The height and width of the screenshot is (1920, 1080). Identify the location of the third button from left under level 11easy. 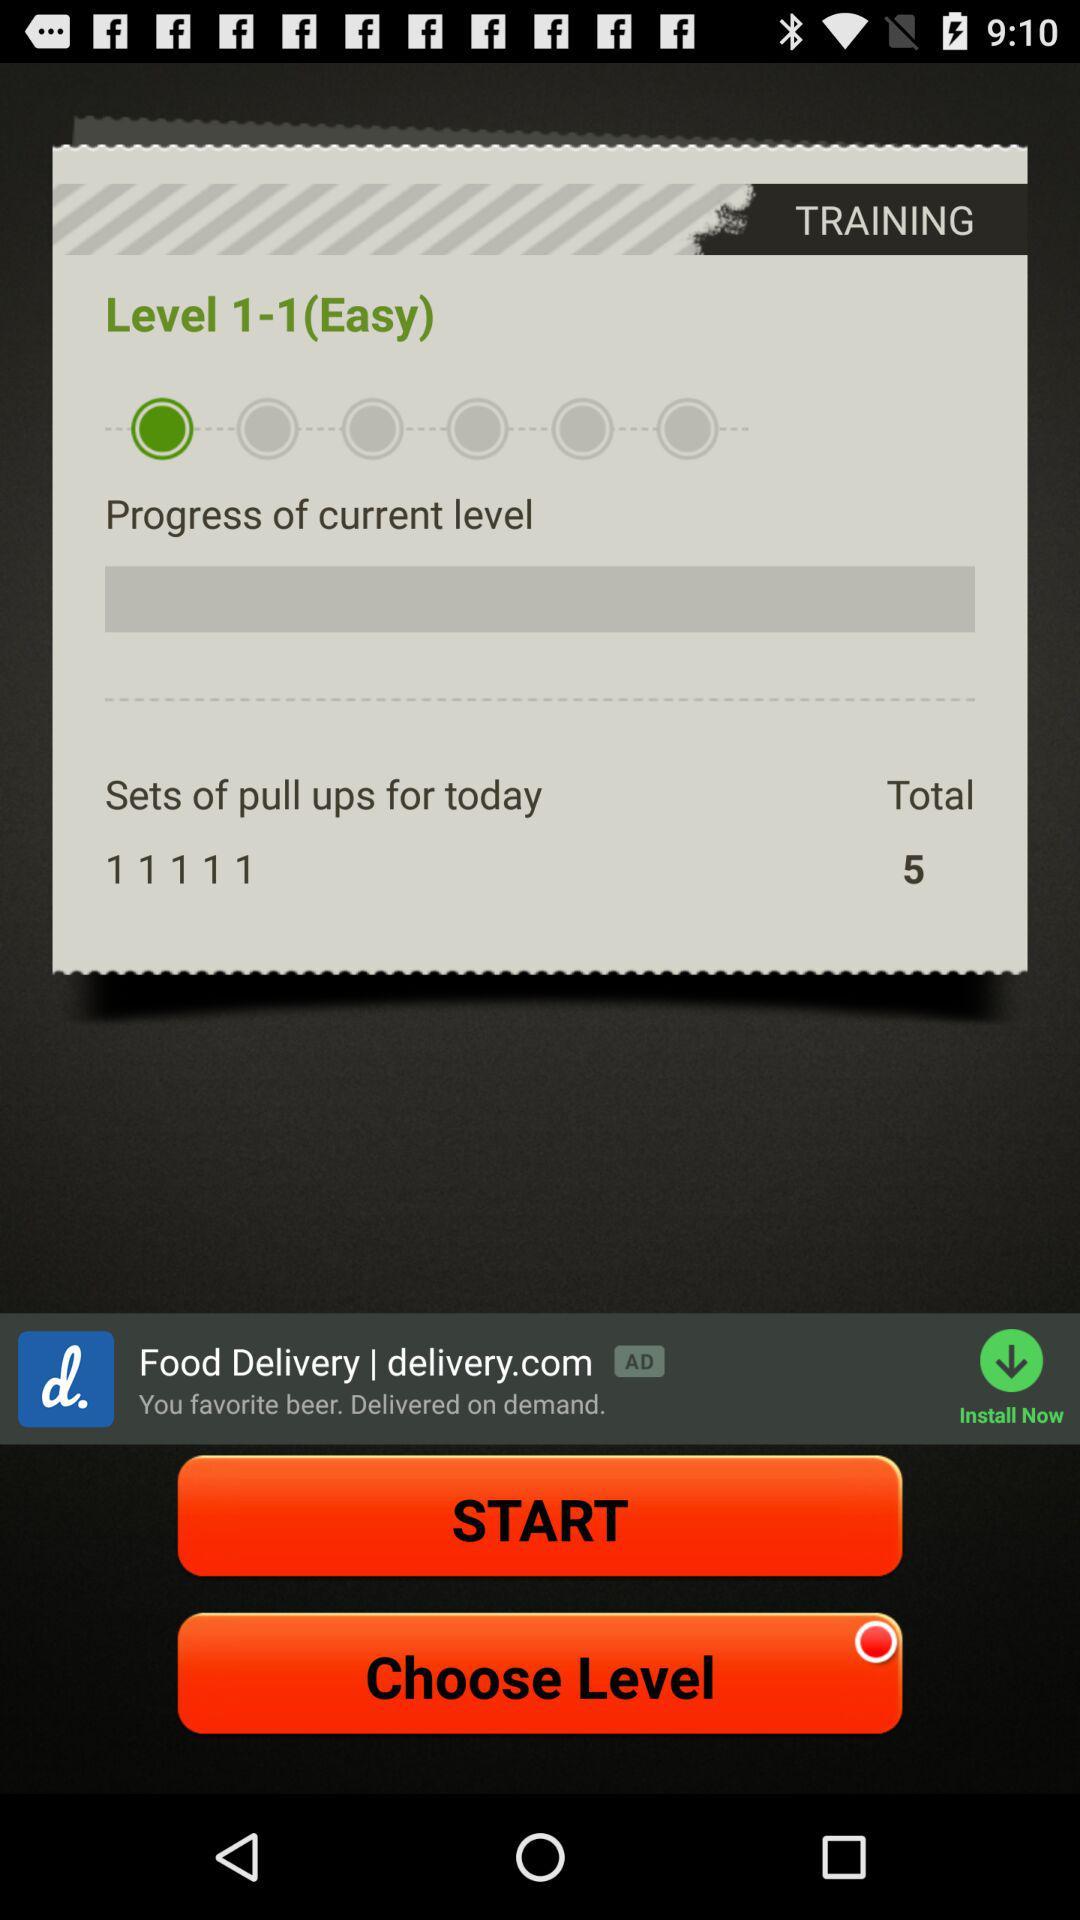
(372, 428).